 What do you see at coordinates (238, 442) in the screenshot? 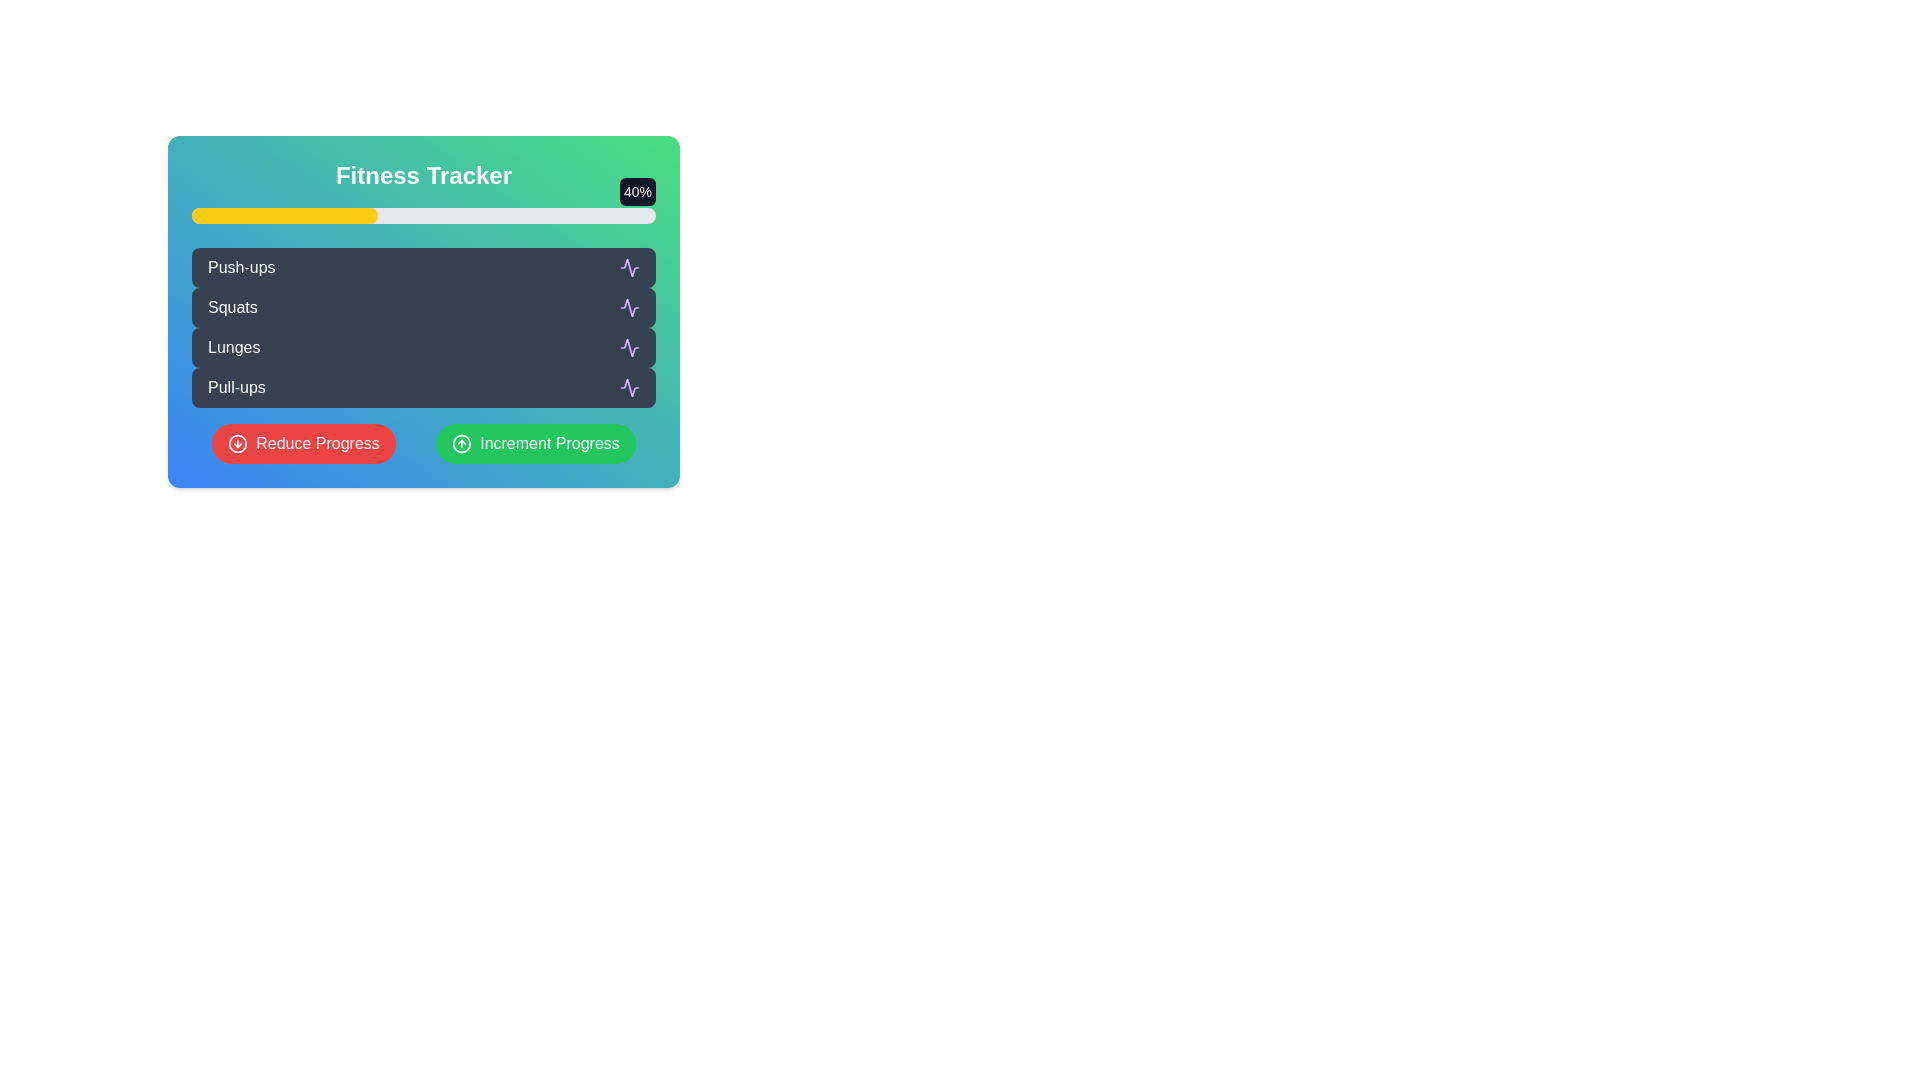
I see `the visual indicator icon located to the left of the 'Increment Progress' button, which is part of the 'Reduce Progress' button` at bounding box center [238, 442].